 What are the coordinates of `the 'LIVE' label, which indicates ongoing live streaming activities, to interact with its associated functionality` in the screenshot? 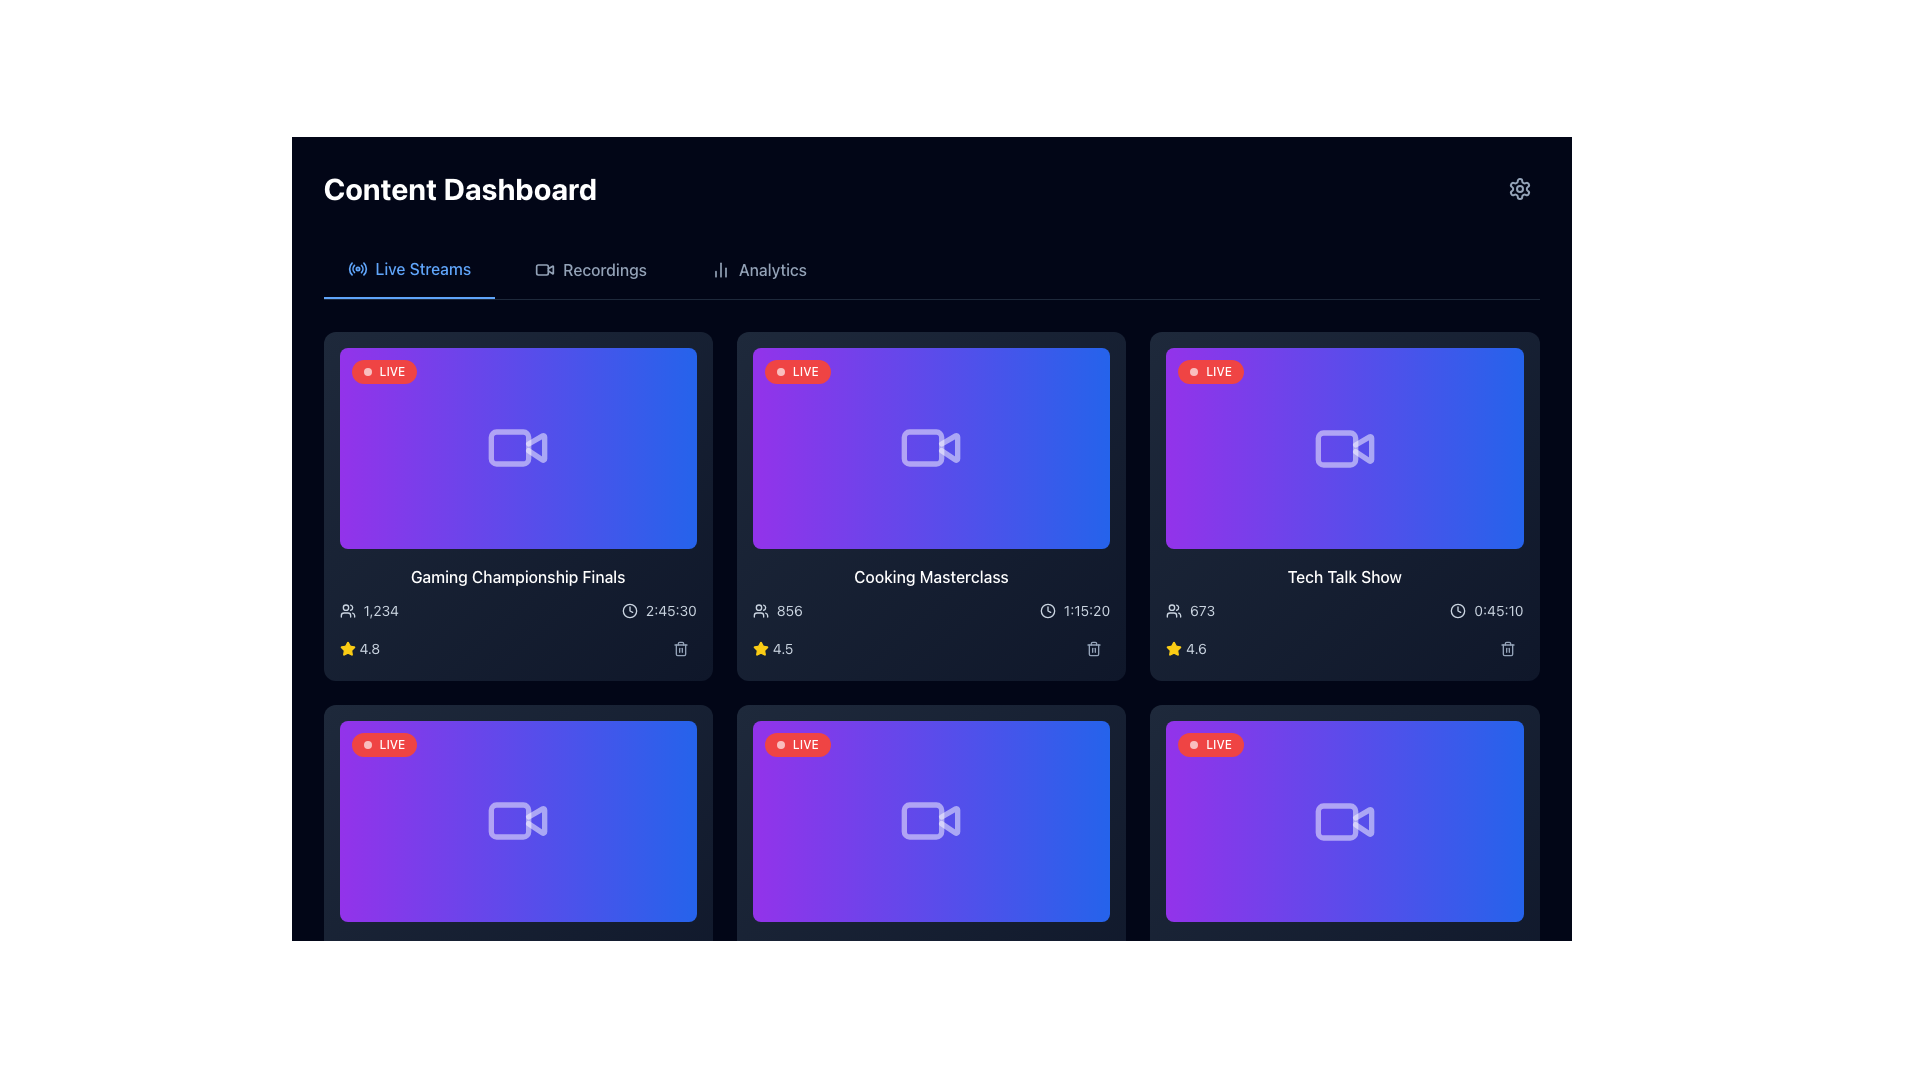 It's located at (805, 744).